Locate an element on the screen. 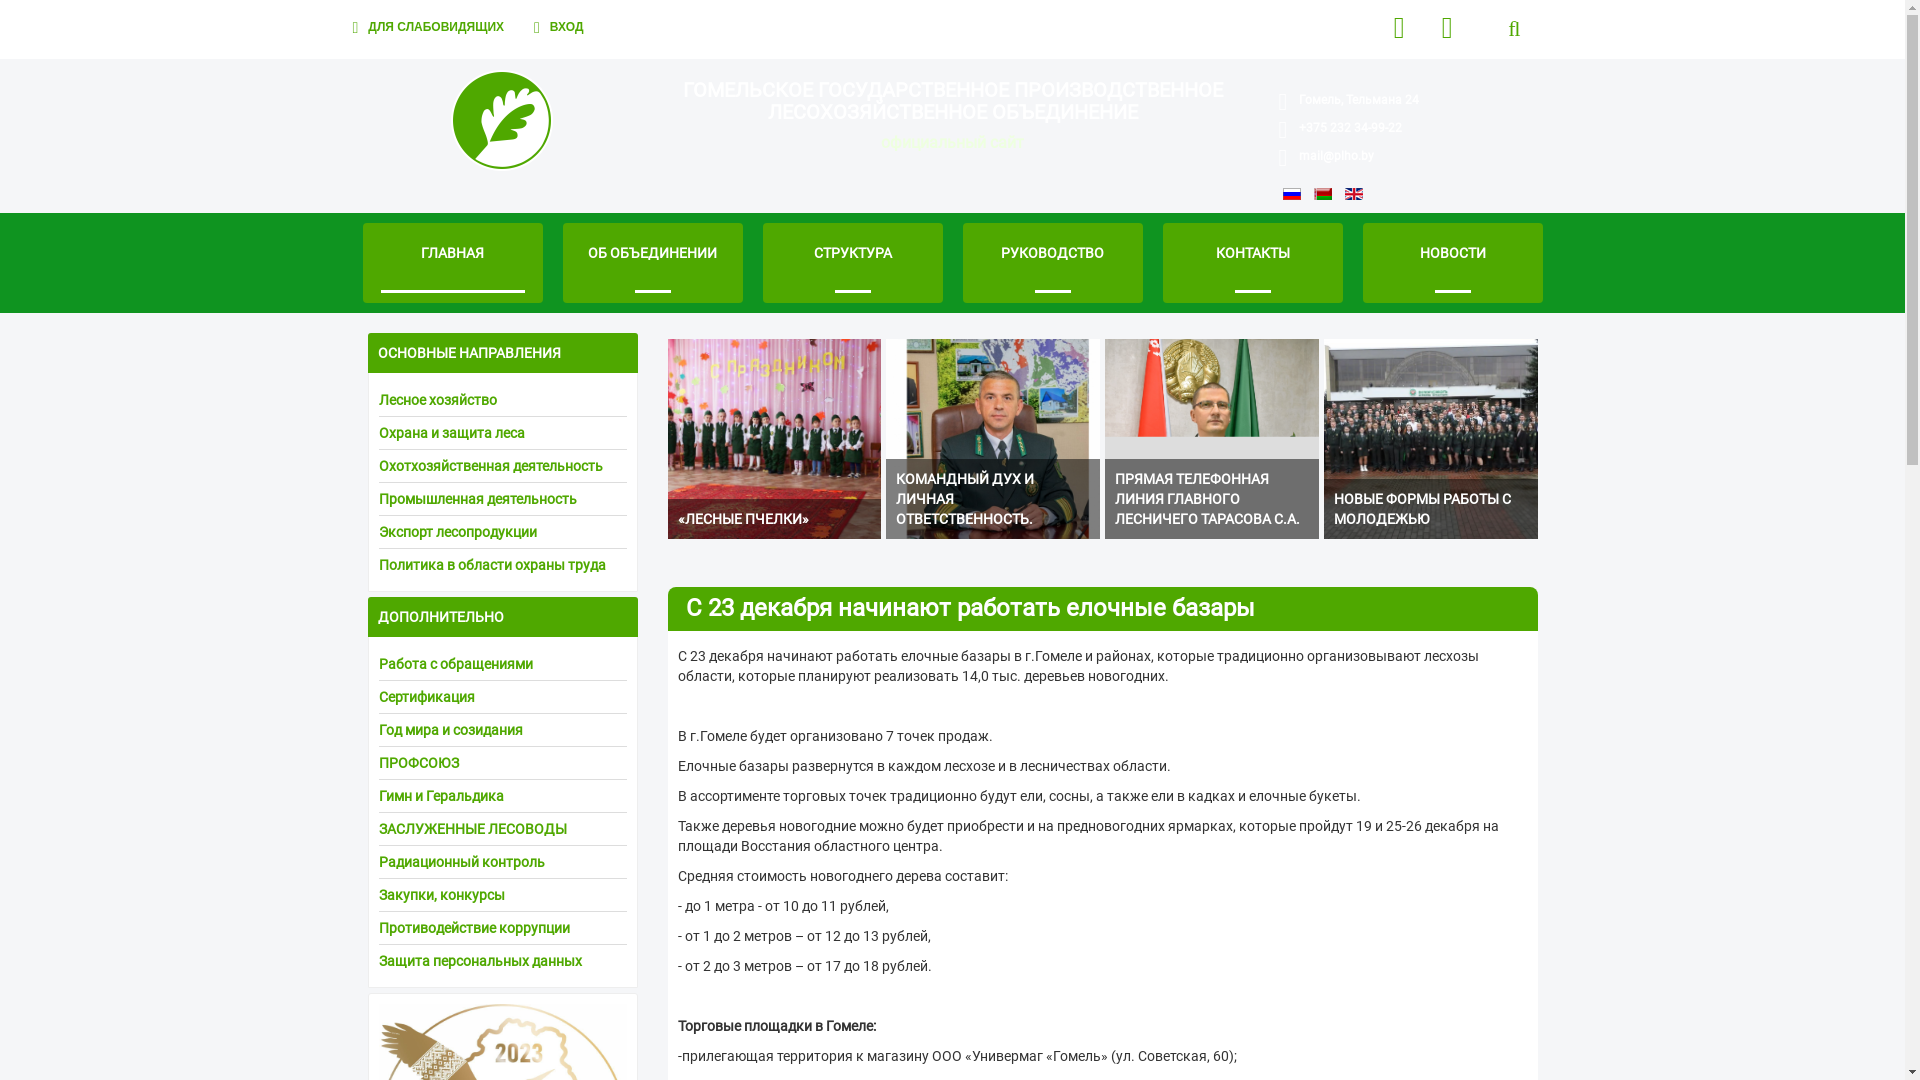 This screenshot has height=1080, width=1920. 'mail@plho.by' is located at coordinates (1336, 154).